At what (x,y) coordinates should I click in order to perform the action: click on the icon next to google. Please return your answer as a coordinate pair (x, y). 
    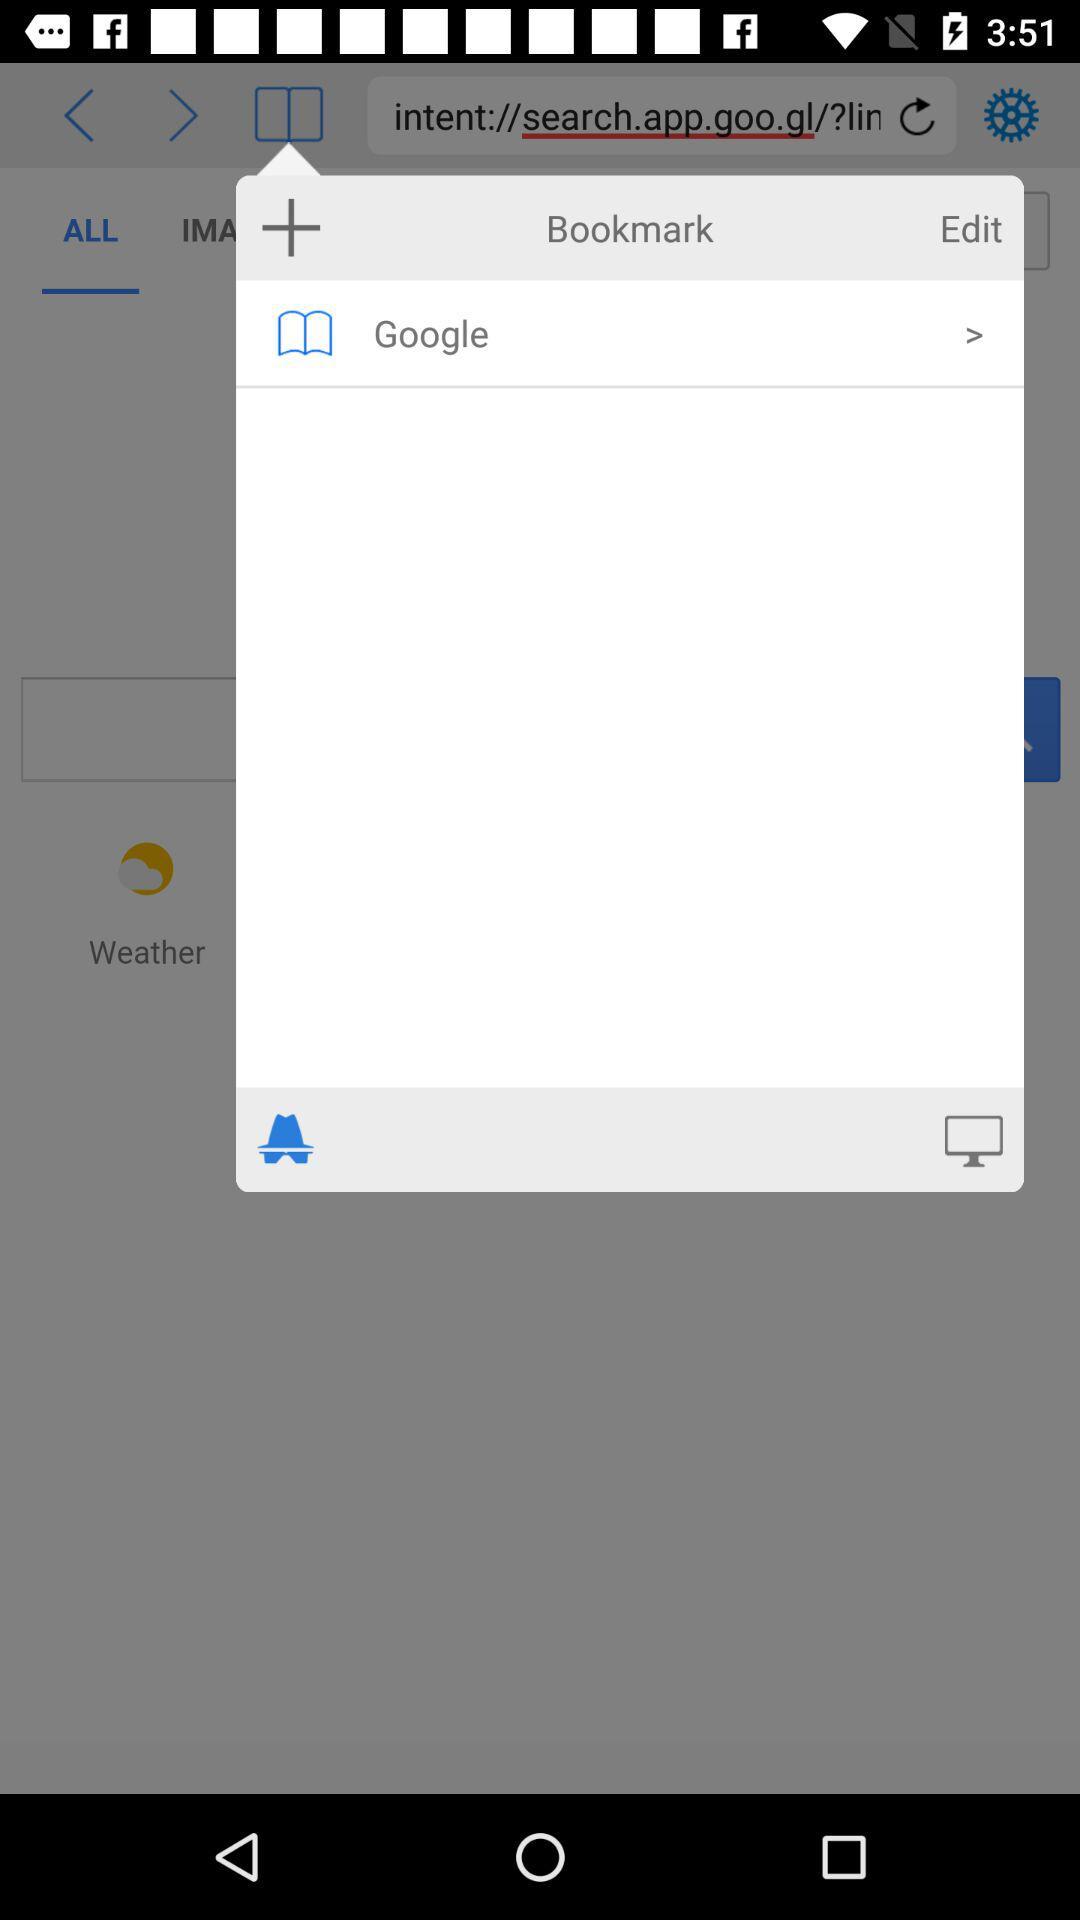
    Looking at the image, I should click on (304, 332).